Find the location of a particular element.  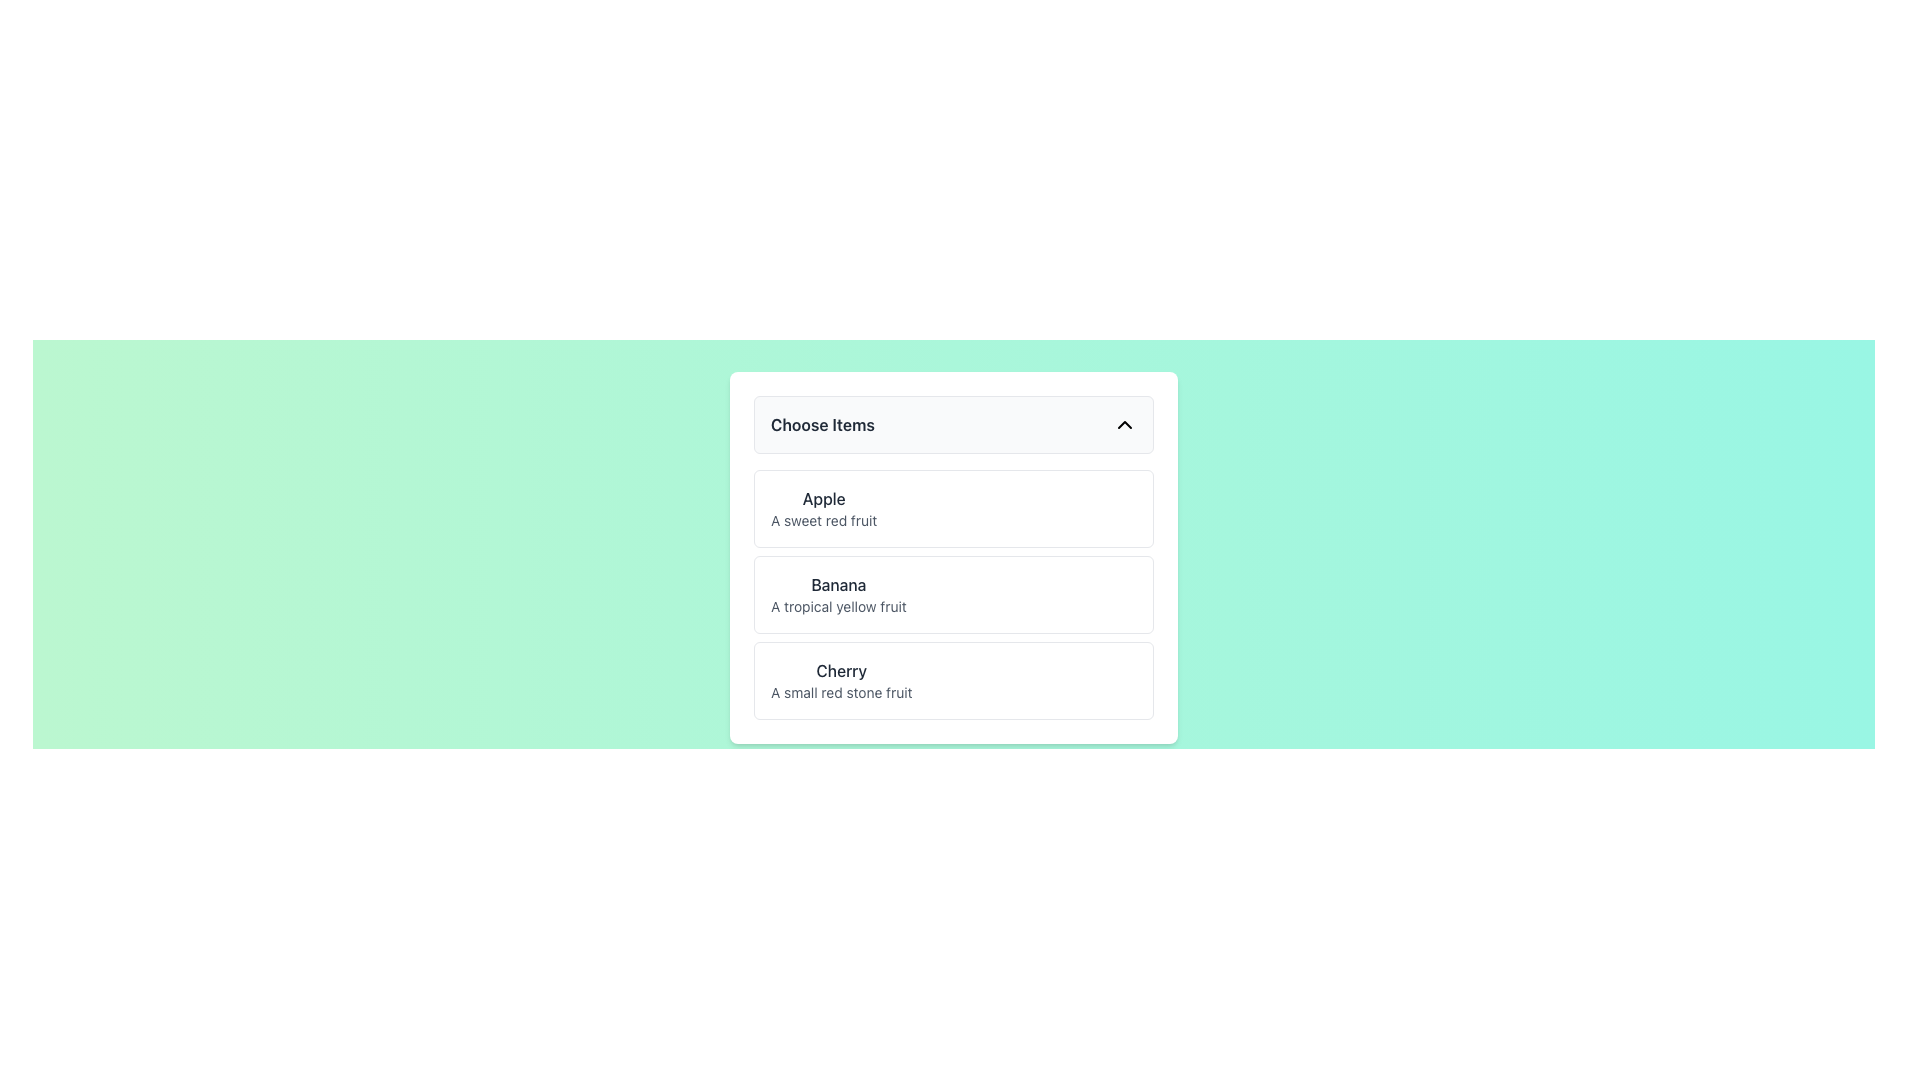

the text label for the item identified as 'Cherry' in the selection list, which serves as a title or label positioned below the 'Banana' item is located at coordinates (841, 671).